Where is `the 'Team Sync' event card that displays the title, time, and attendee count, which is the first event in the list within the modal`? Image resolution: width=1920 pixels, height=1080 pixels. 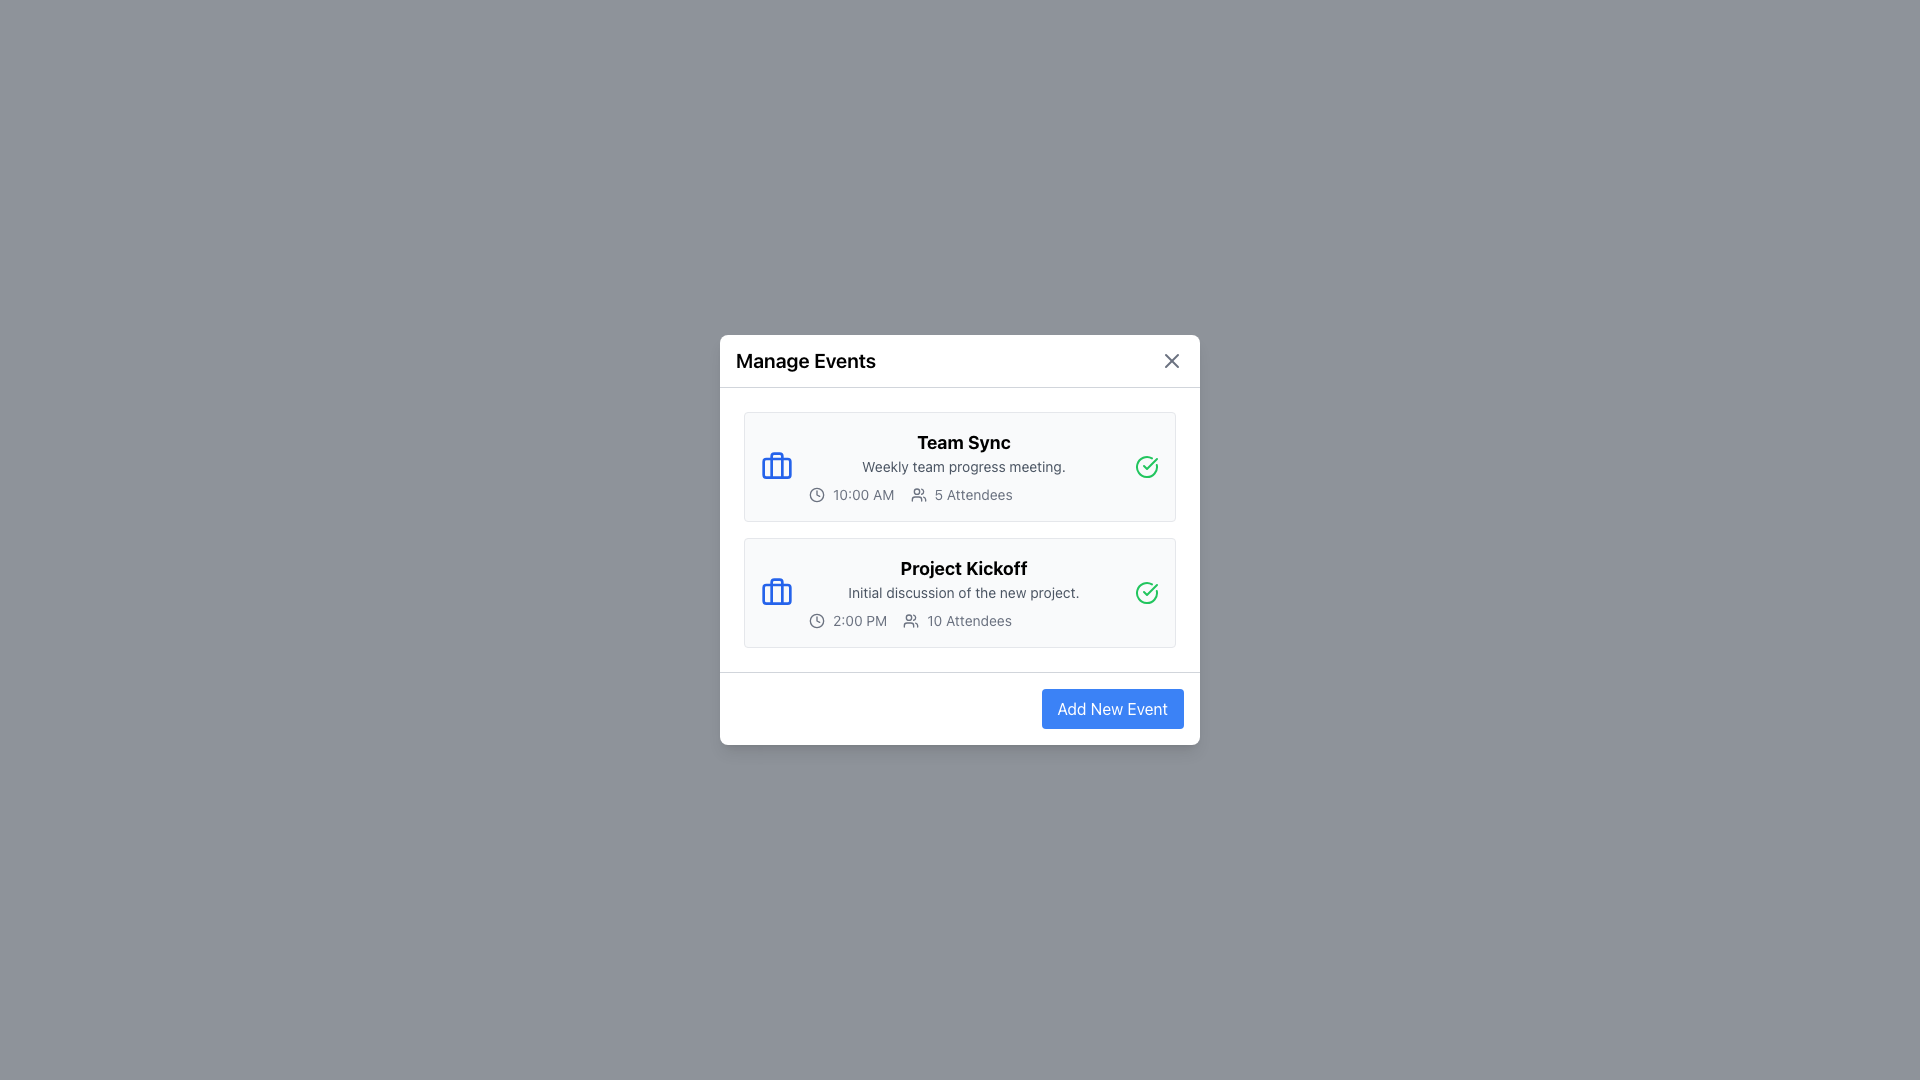
the 'Team Sync' event card that displays the title, time, and attendee count, which is the first event in the list within the modal is located at coordinates (960, 466).